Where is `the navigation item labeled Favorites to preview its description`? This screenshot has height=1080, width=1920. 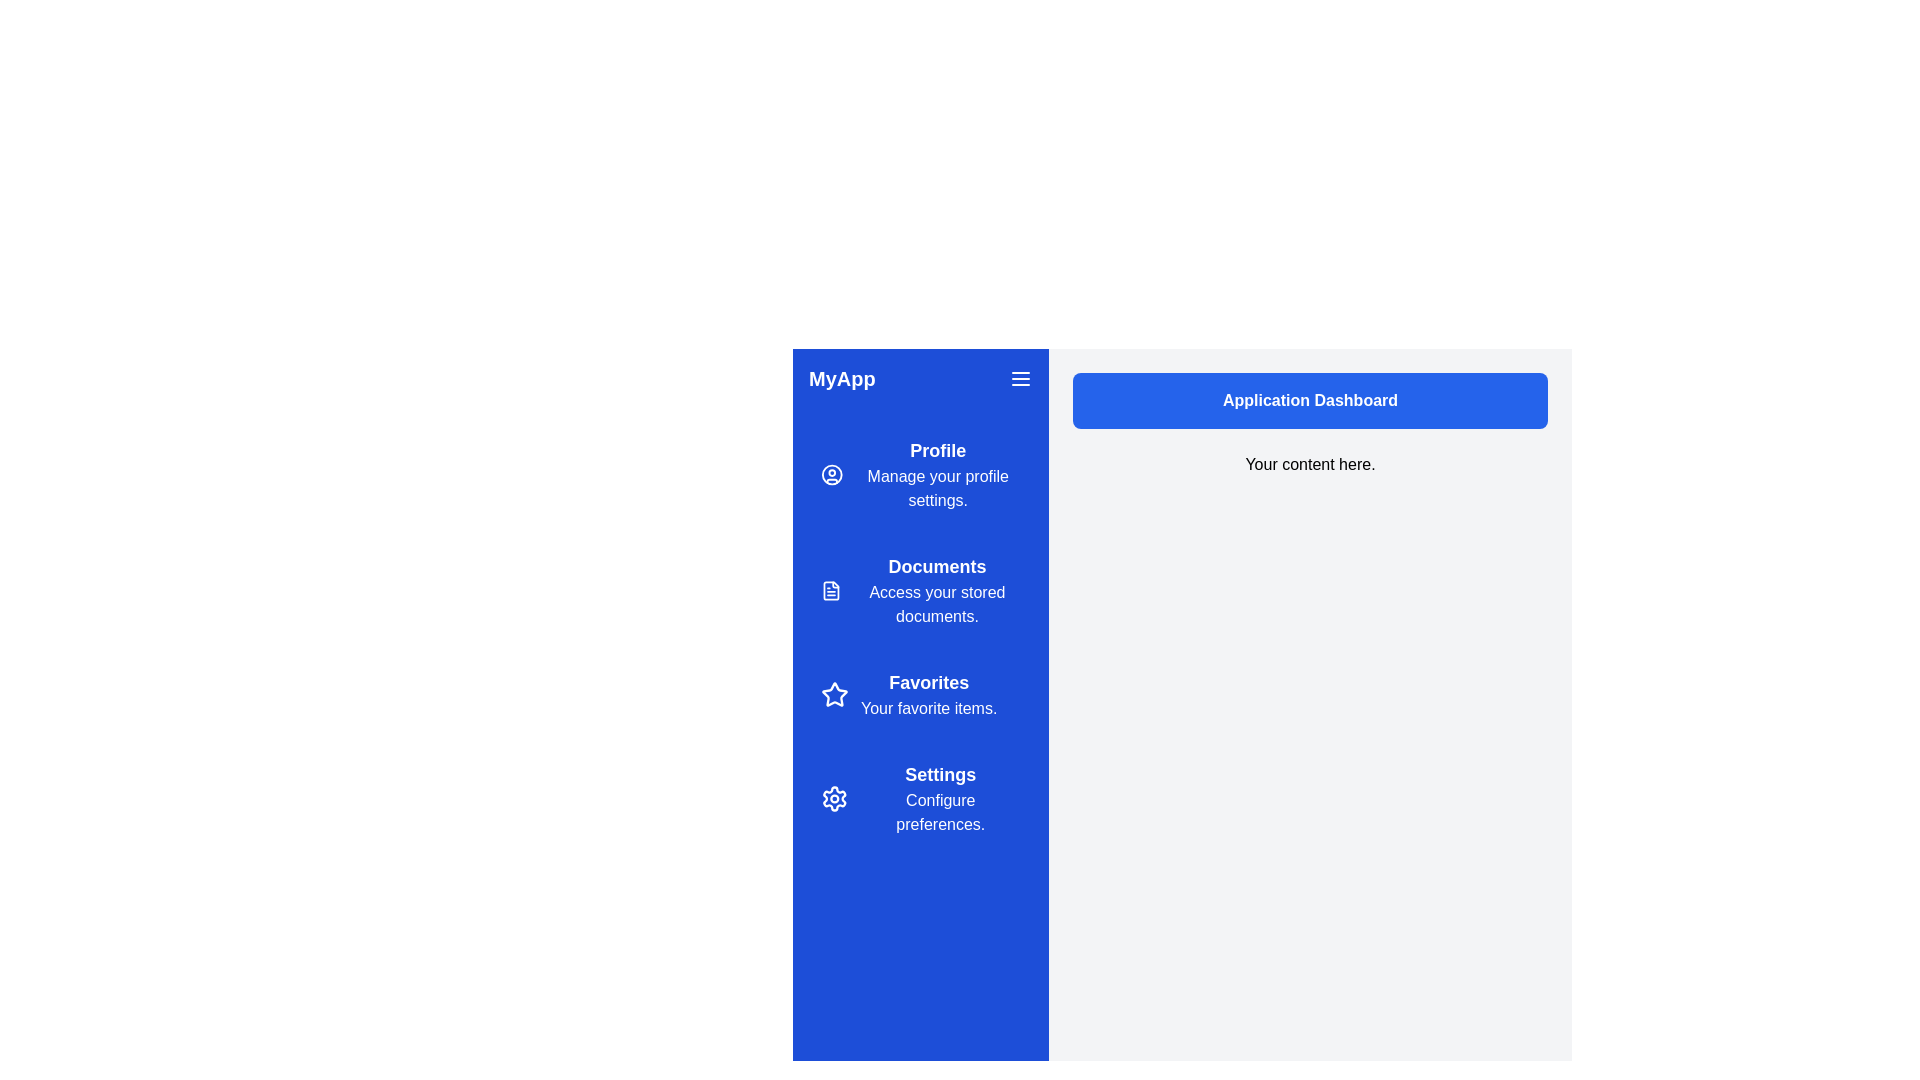 the navigation item labeled Favorites to preview its description is located at coordinates (920, 693).